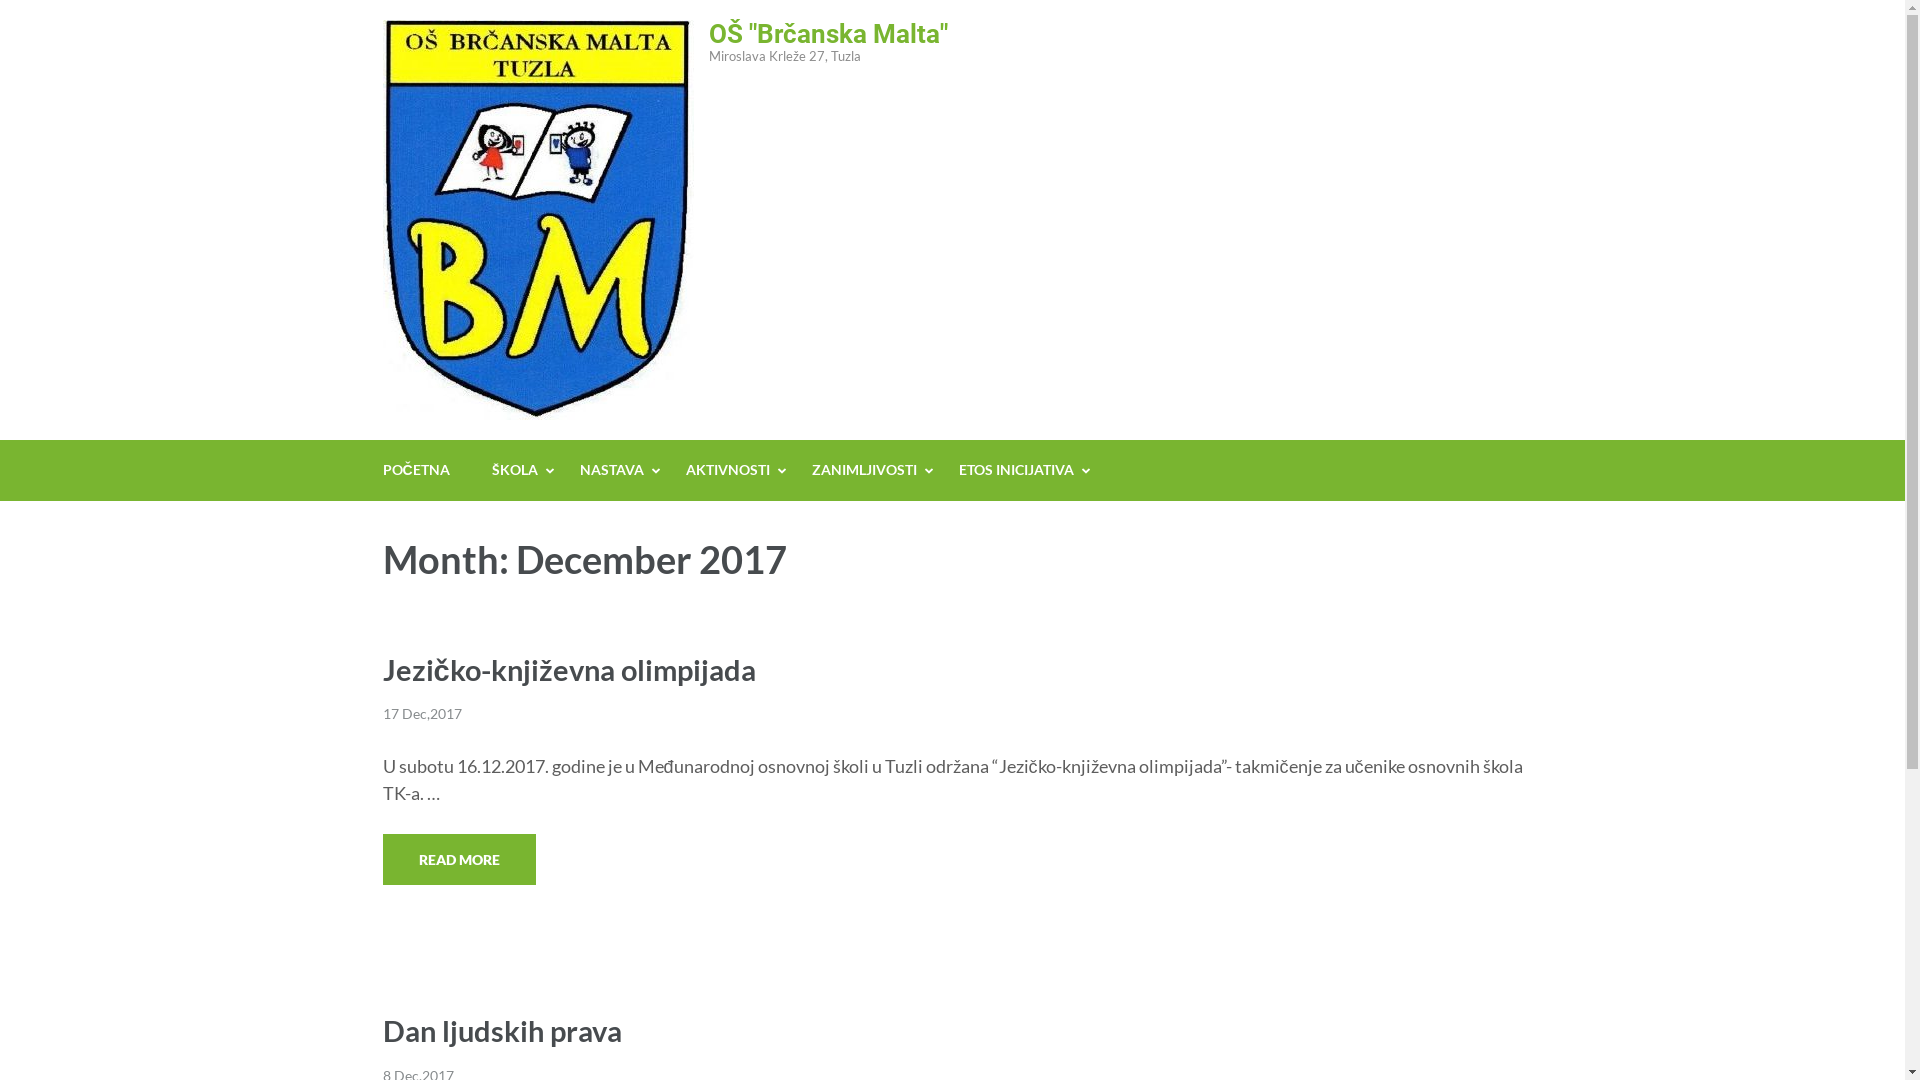  I want to click on 'NASTAVA', so click(579, 470).